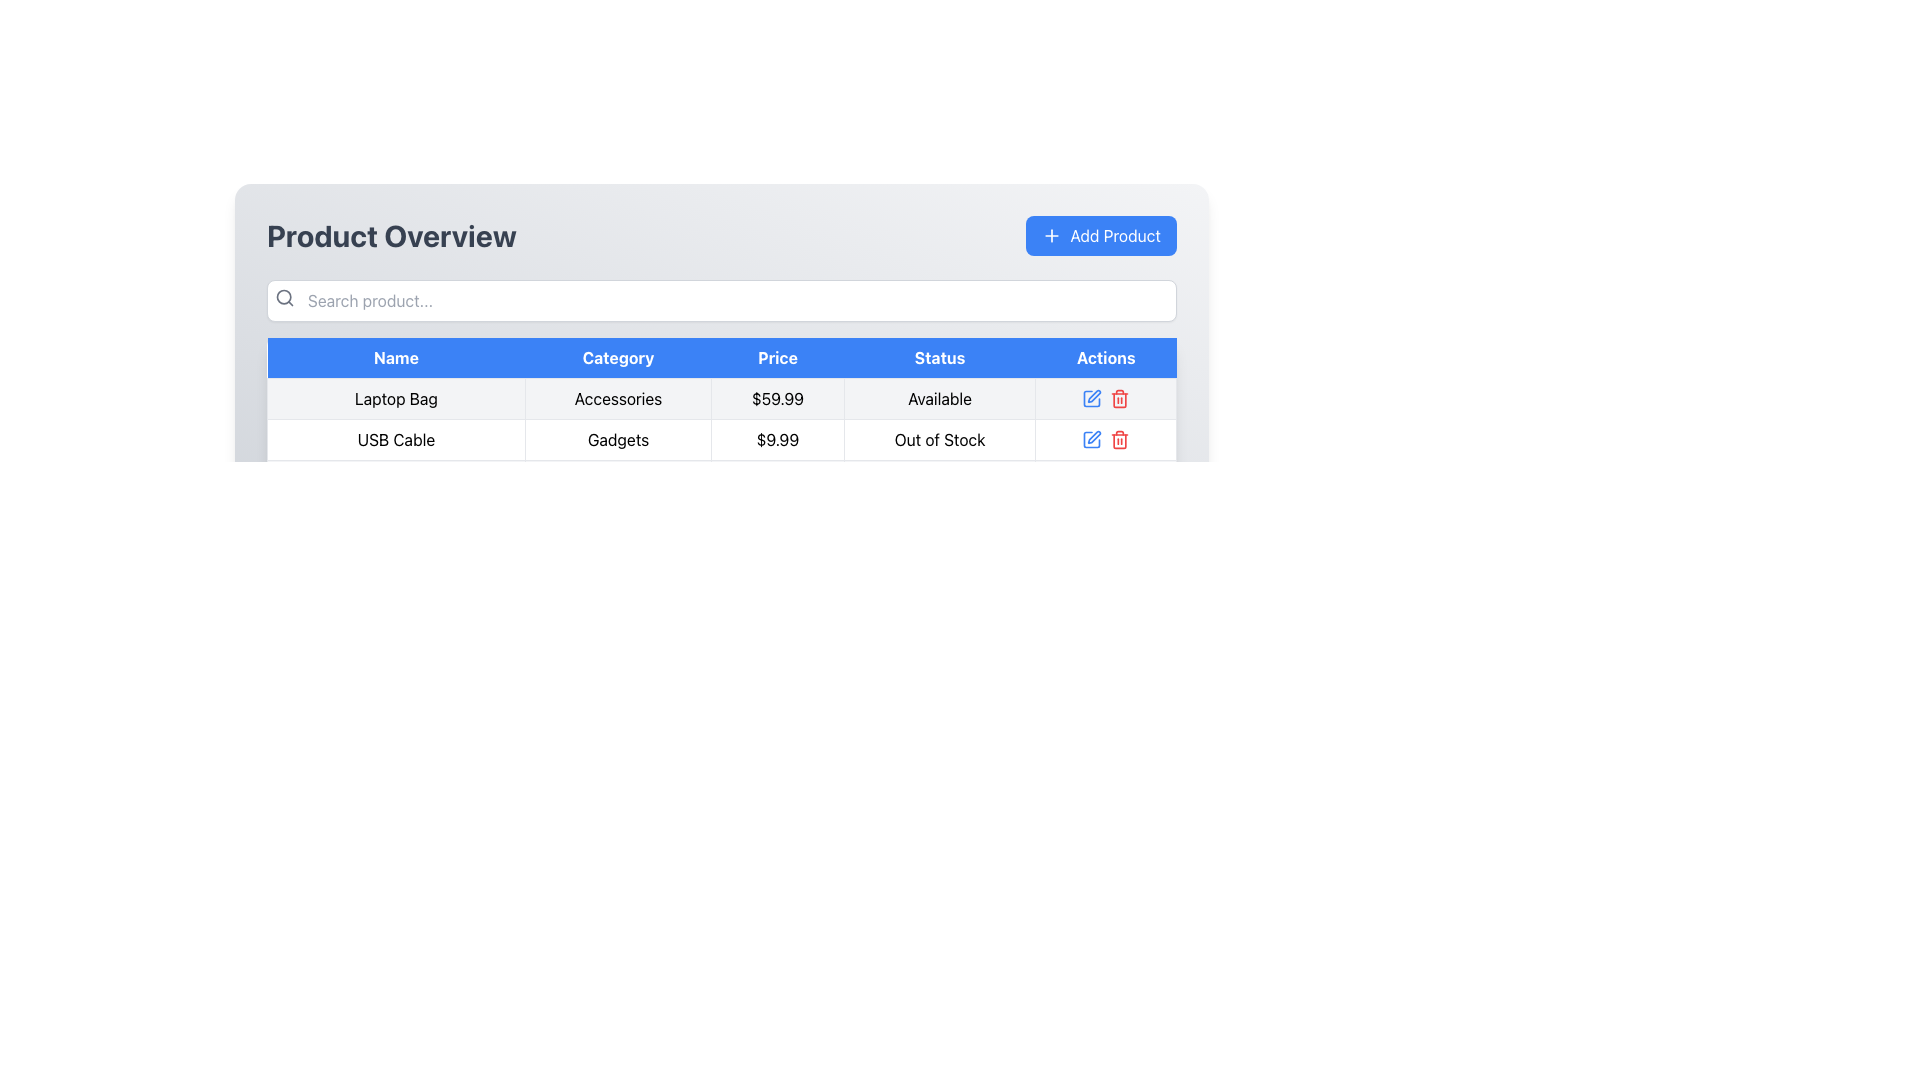 This screenshot has height=1080, width=1920. I want to click on the static text element that serves as the title or header for the section, located at the top left of the page, to orient the user to the subsequent interface area, so click(391, 234).